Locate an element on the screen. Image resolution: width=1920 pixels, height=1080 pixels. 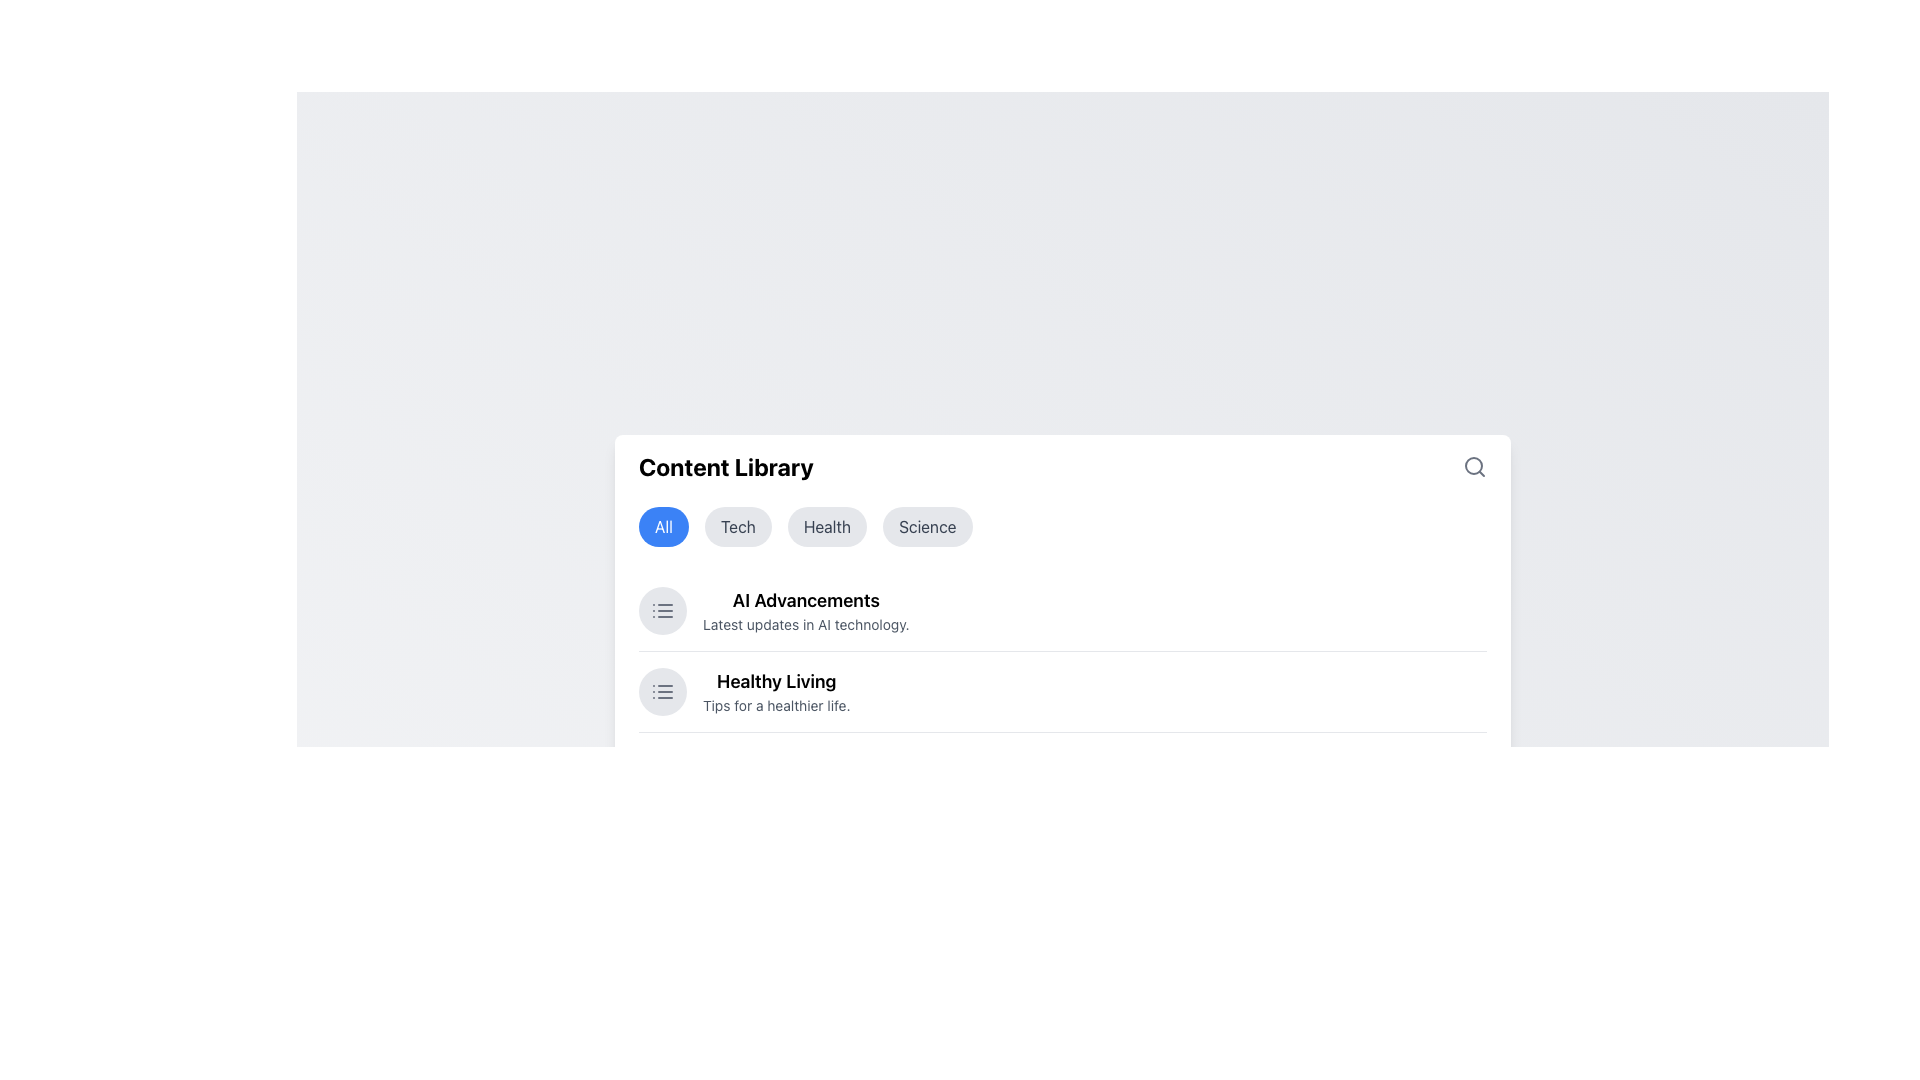
the Text description block that serves as a title and brief description for a content item about AI advancements, located in the middle section of the vertical content list under the 'All' filter in the 'Content Library' interface, as it is the first content item in the list is located at coordinates (806, 609).